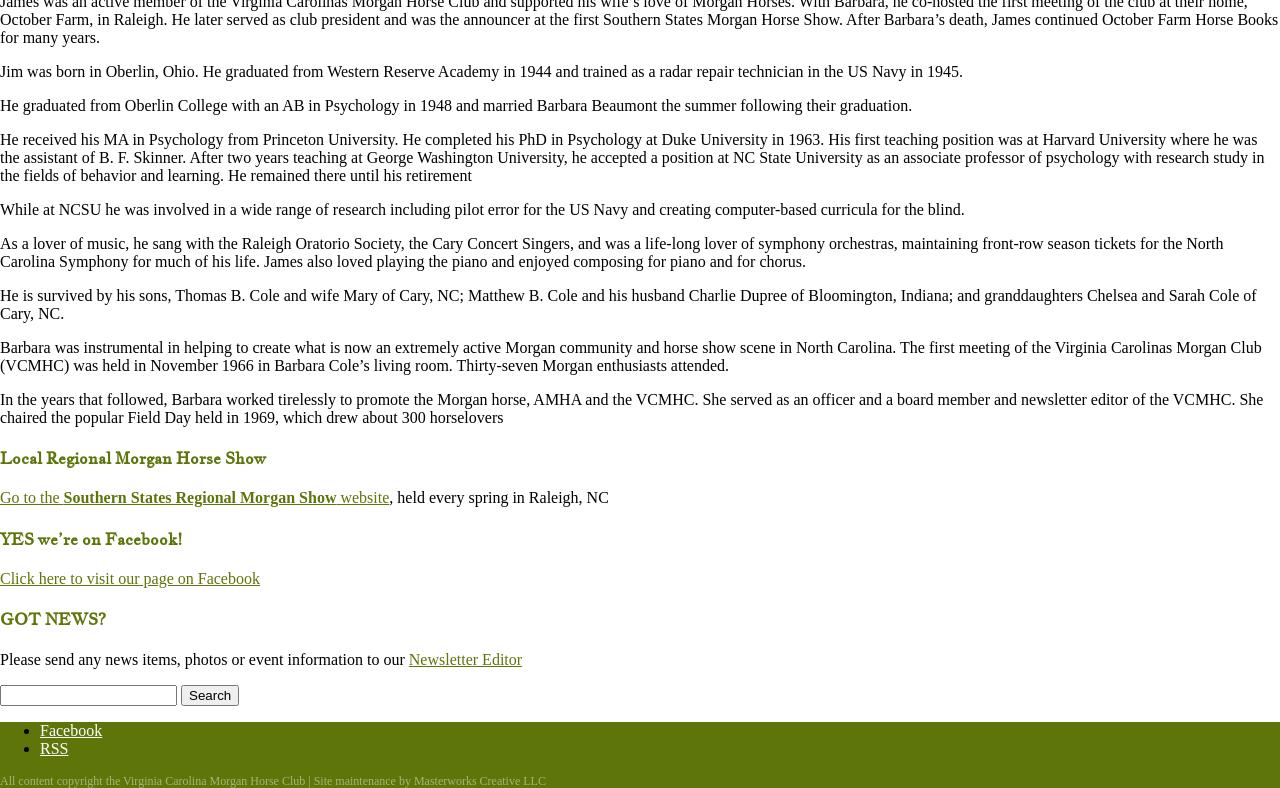 The height and width of the screenshot is (788, 1280). I want to click on 'YES we’re on Facebook!', so click(90, 537).